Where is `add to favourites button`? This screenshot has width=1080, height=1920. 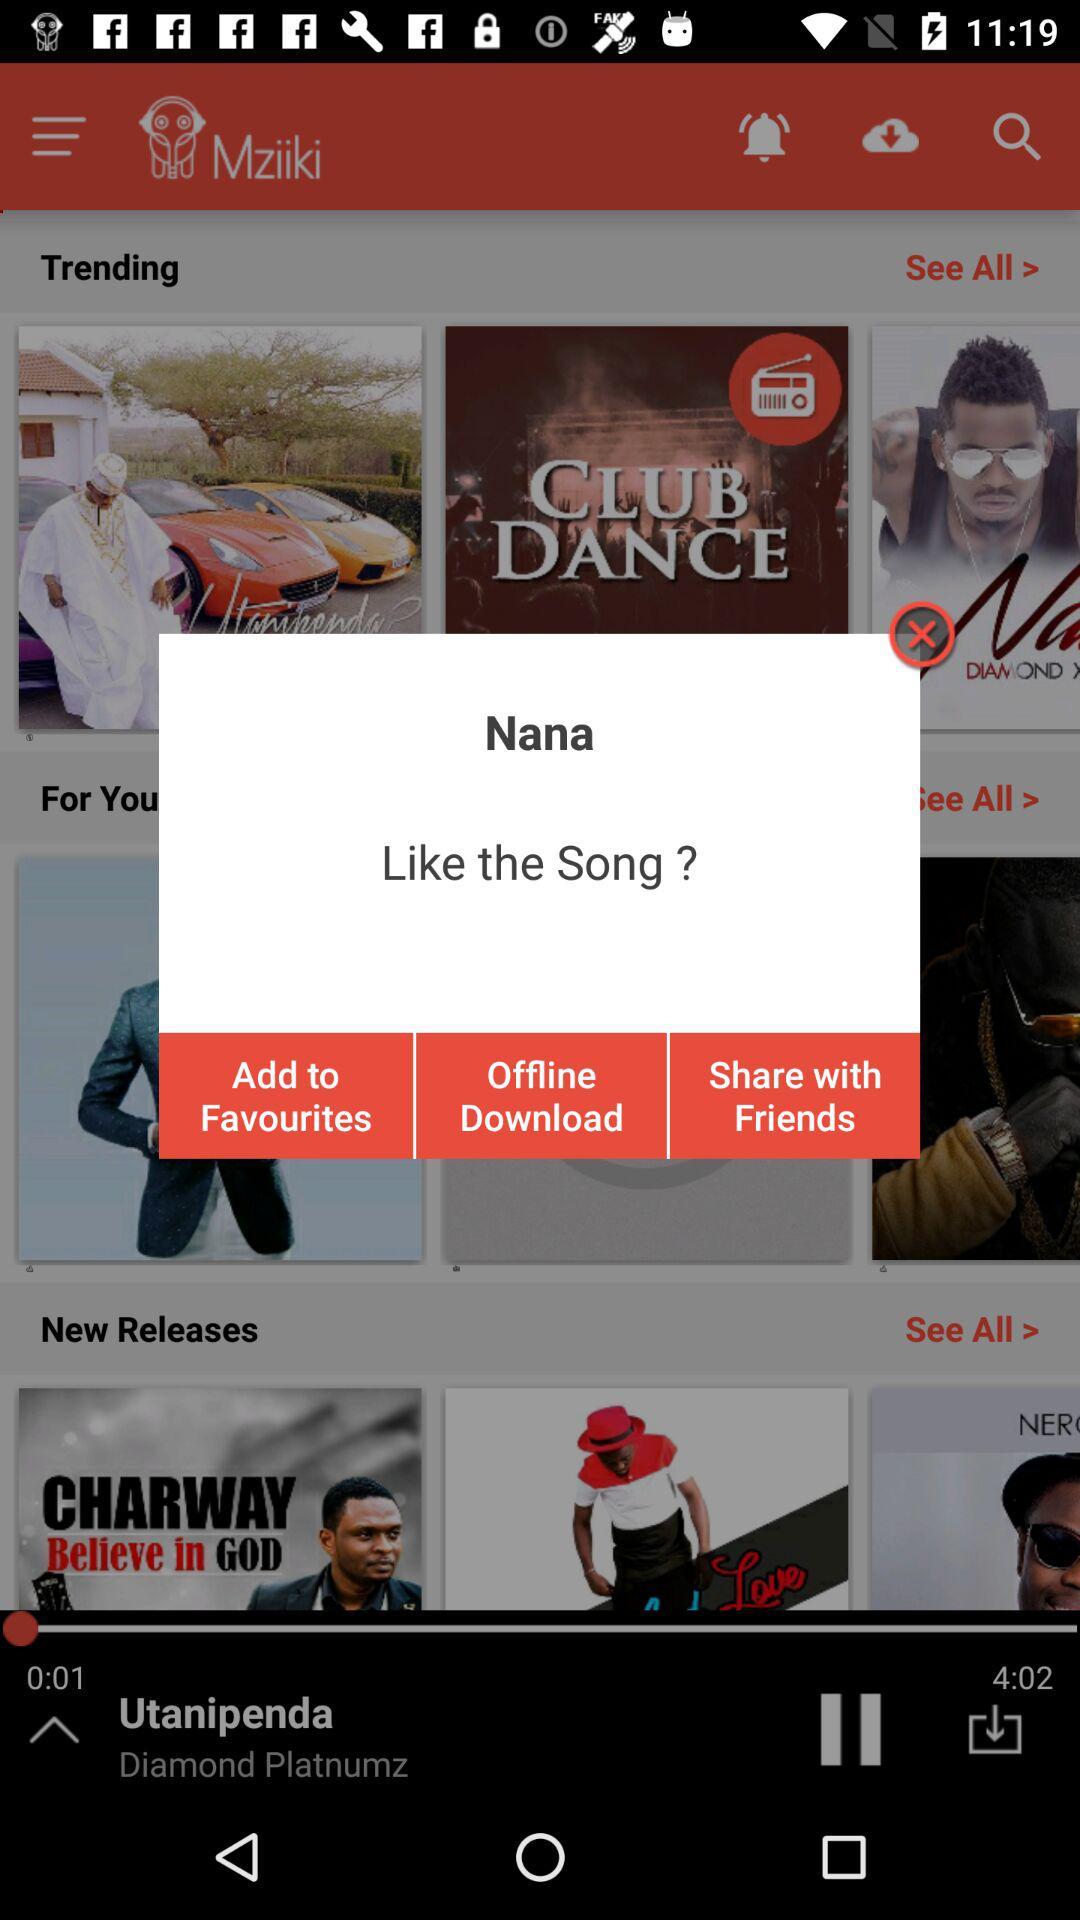 add to favourites button is located at coordinates (286, 1094).